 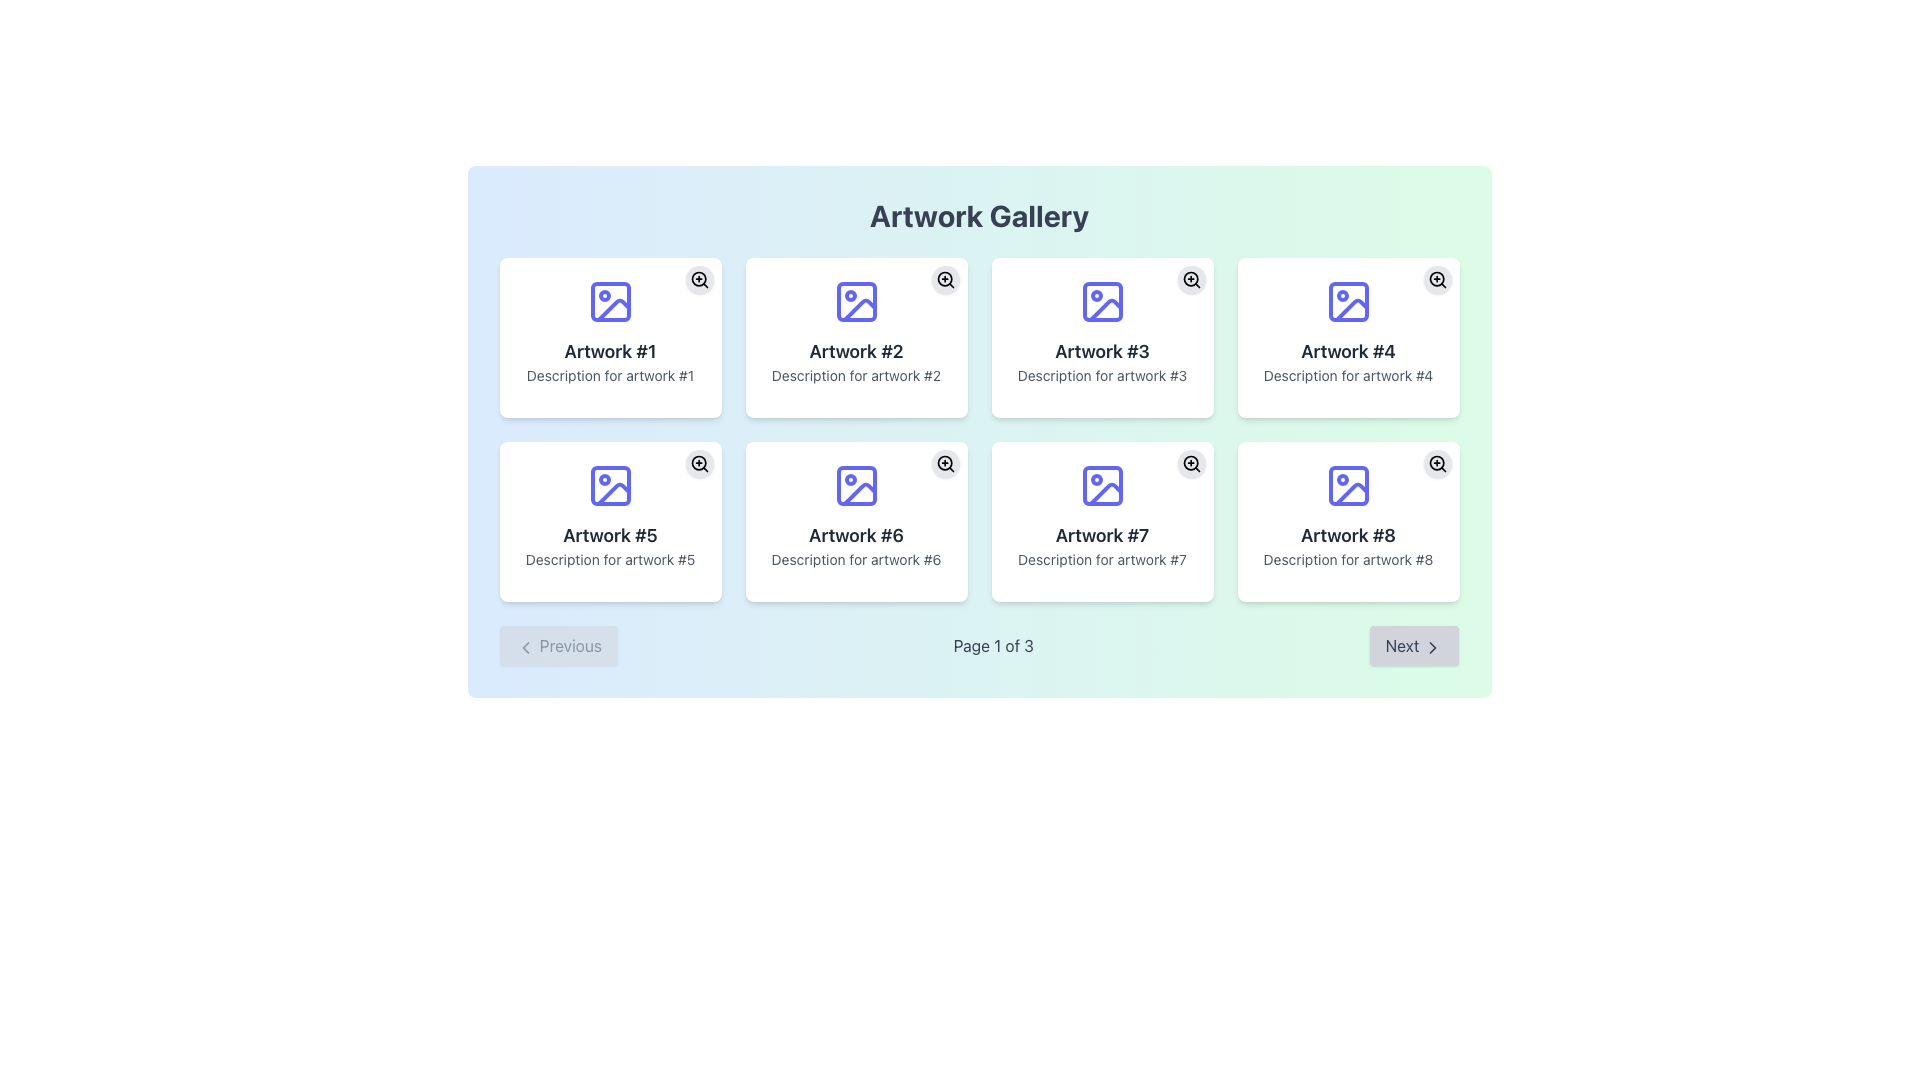 What do you see at coordinates (609, 535) in the screenshot?
I see `the text label for 'Artwork #5' located at the bottom-left of the gallery grid` at bounding box center [609, 535].